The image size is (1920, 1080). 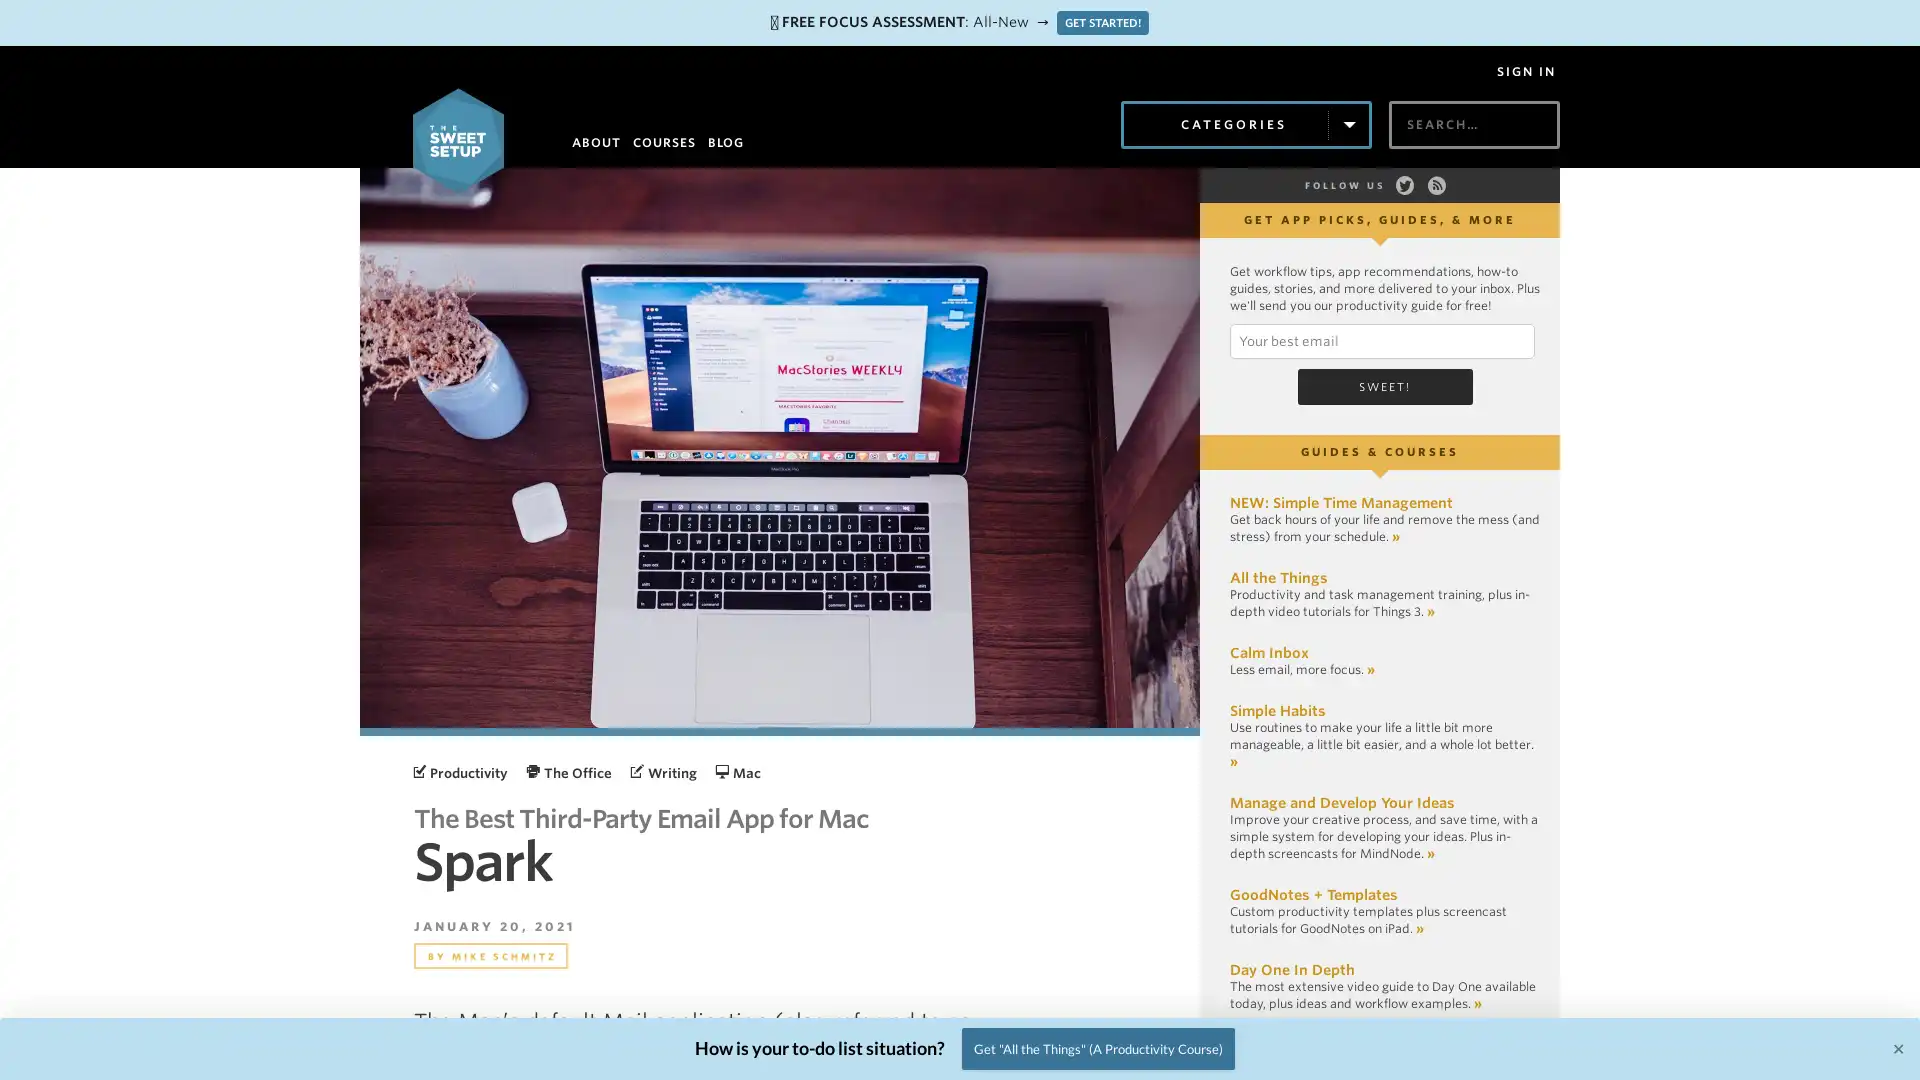 I want to click on Sweet!, so click(x=1383, y=386).